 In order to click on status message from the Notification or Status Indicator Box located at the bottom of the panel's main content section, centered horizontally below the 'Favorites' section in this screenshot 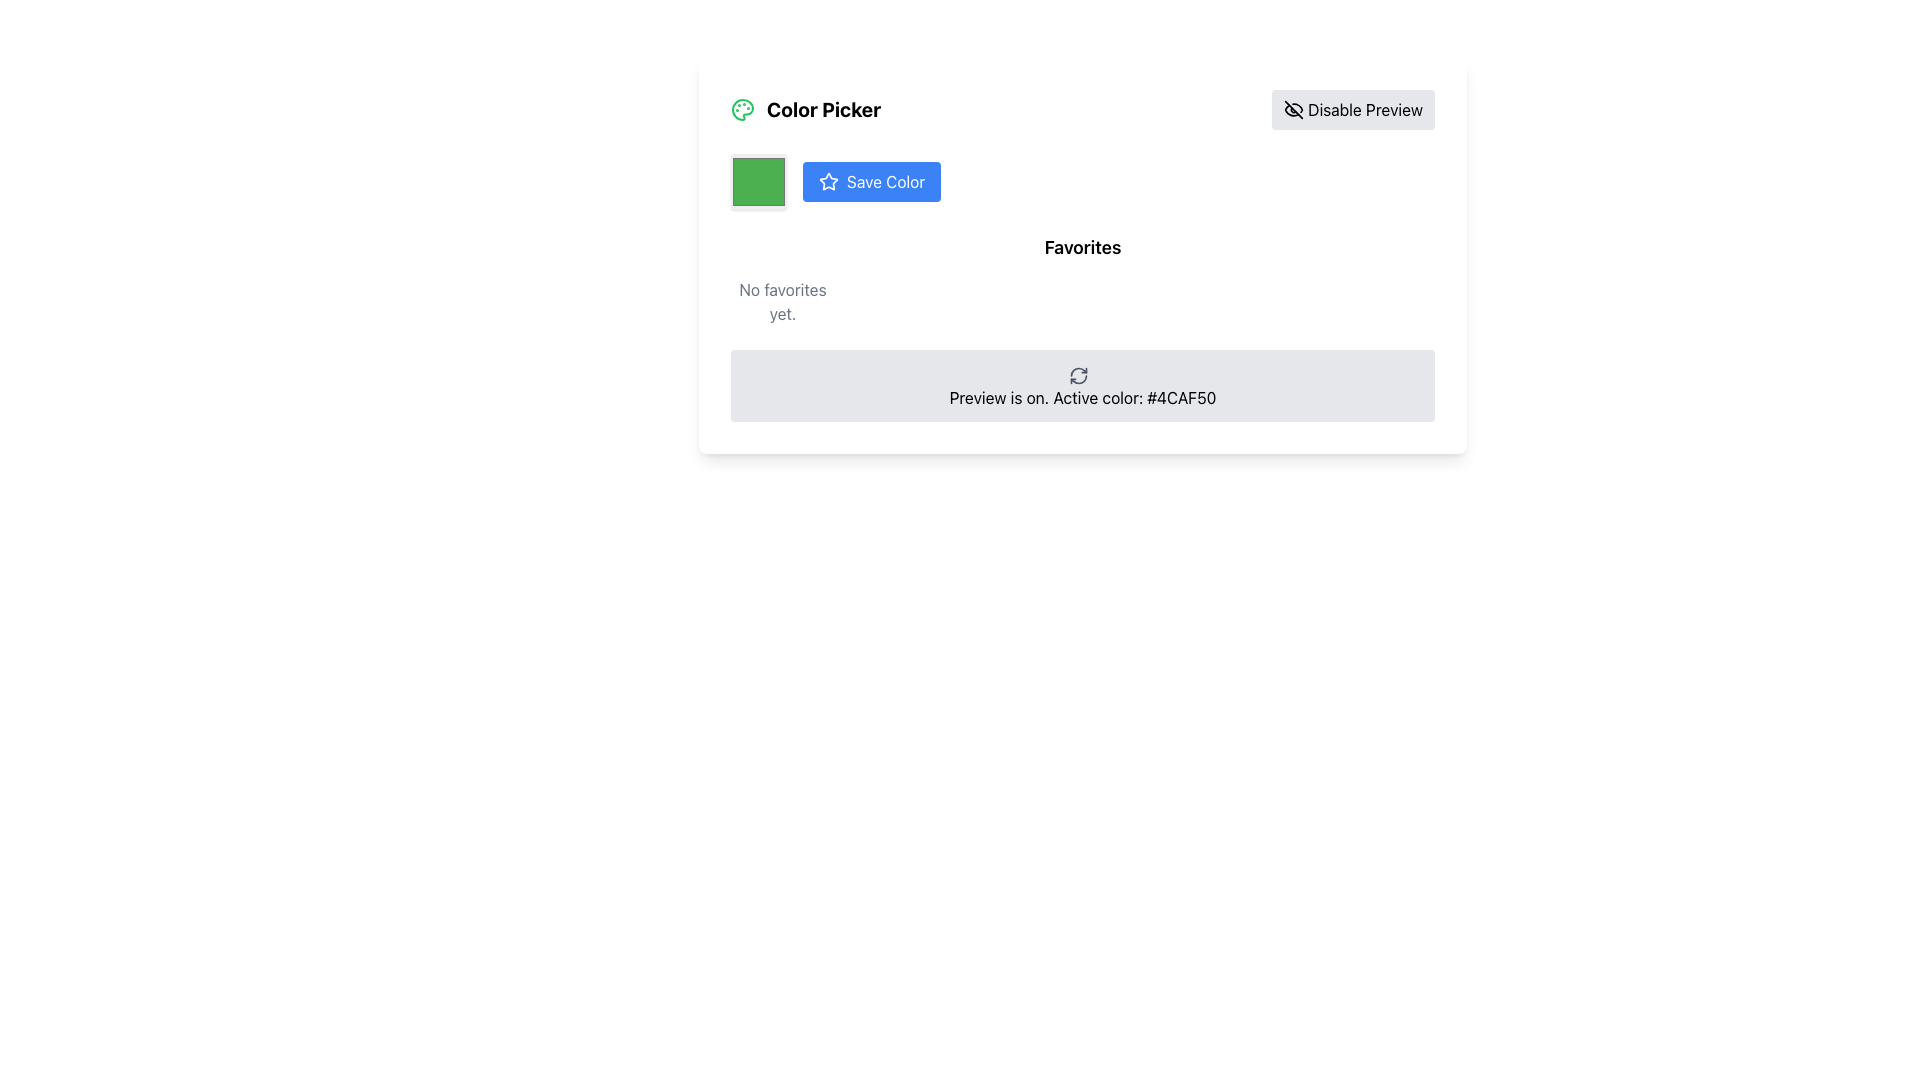, I will do `click(1082, 385)`.